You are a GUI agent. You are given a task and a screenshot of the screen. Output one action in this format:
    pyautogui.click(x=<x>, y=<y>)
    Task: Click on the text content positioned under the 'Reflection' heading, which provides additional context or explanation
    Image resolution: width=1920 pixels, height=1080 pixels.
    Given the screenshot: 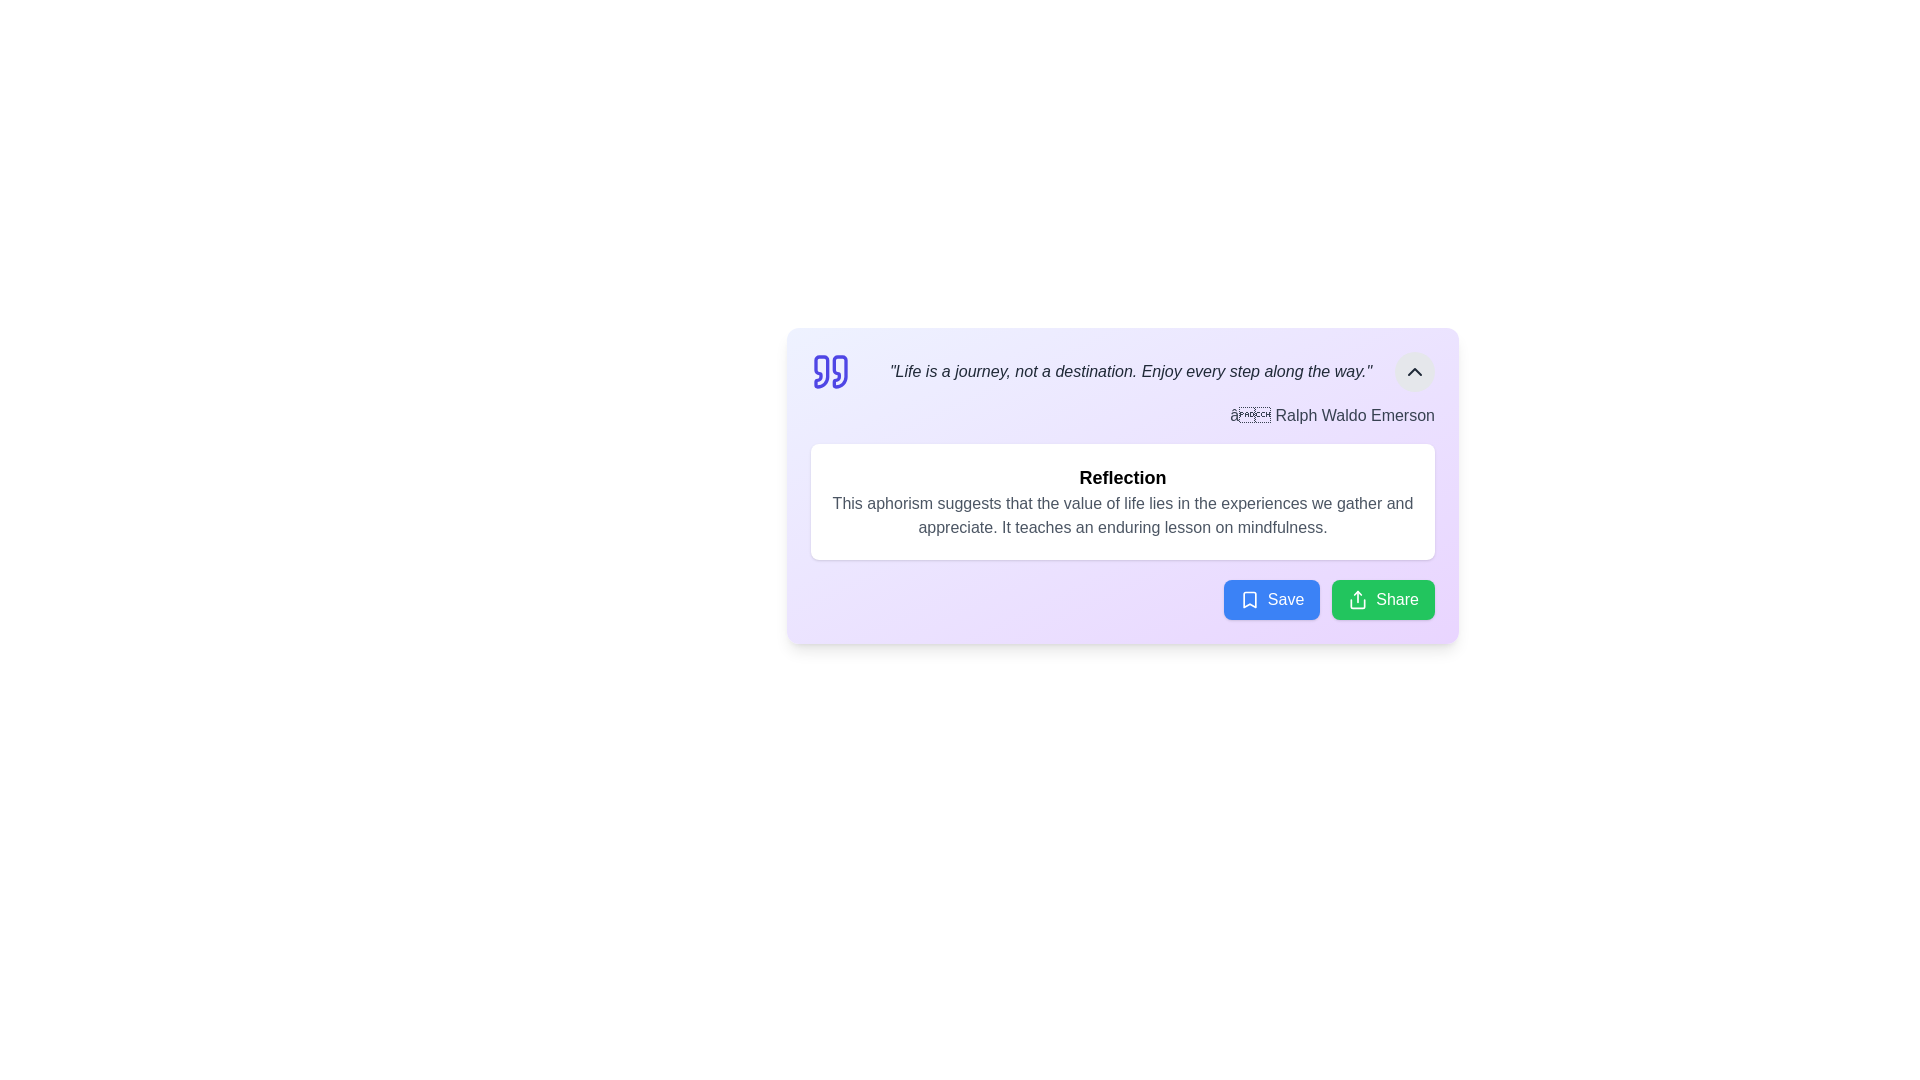 What is the action you would take?
    pyautogui.click(x=1123, y=515)
    